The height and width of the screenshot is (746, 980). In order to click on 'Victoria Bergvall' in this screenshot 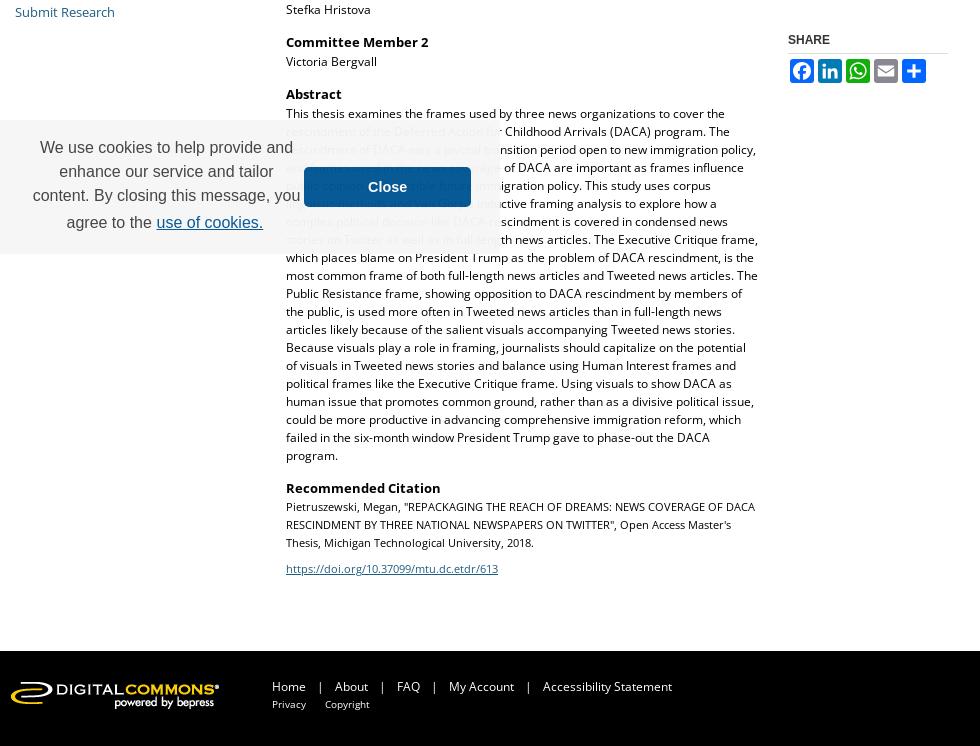, I will do `click(331, 59)`.